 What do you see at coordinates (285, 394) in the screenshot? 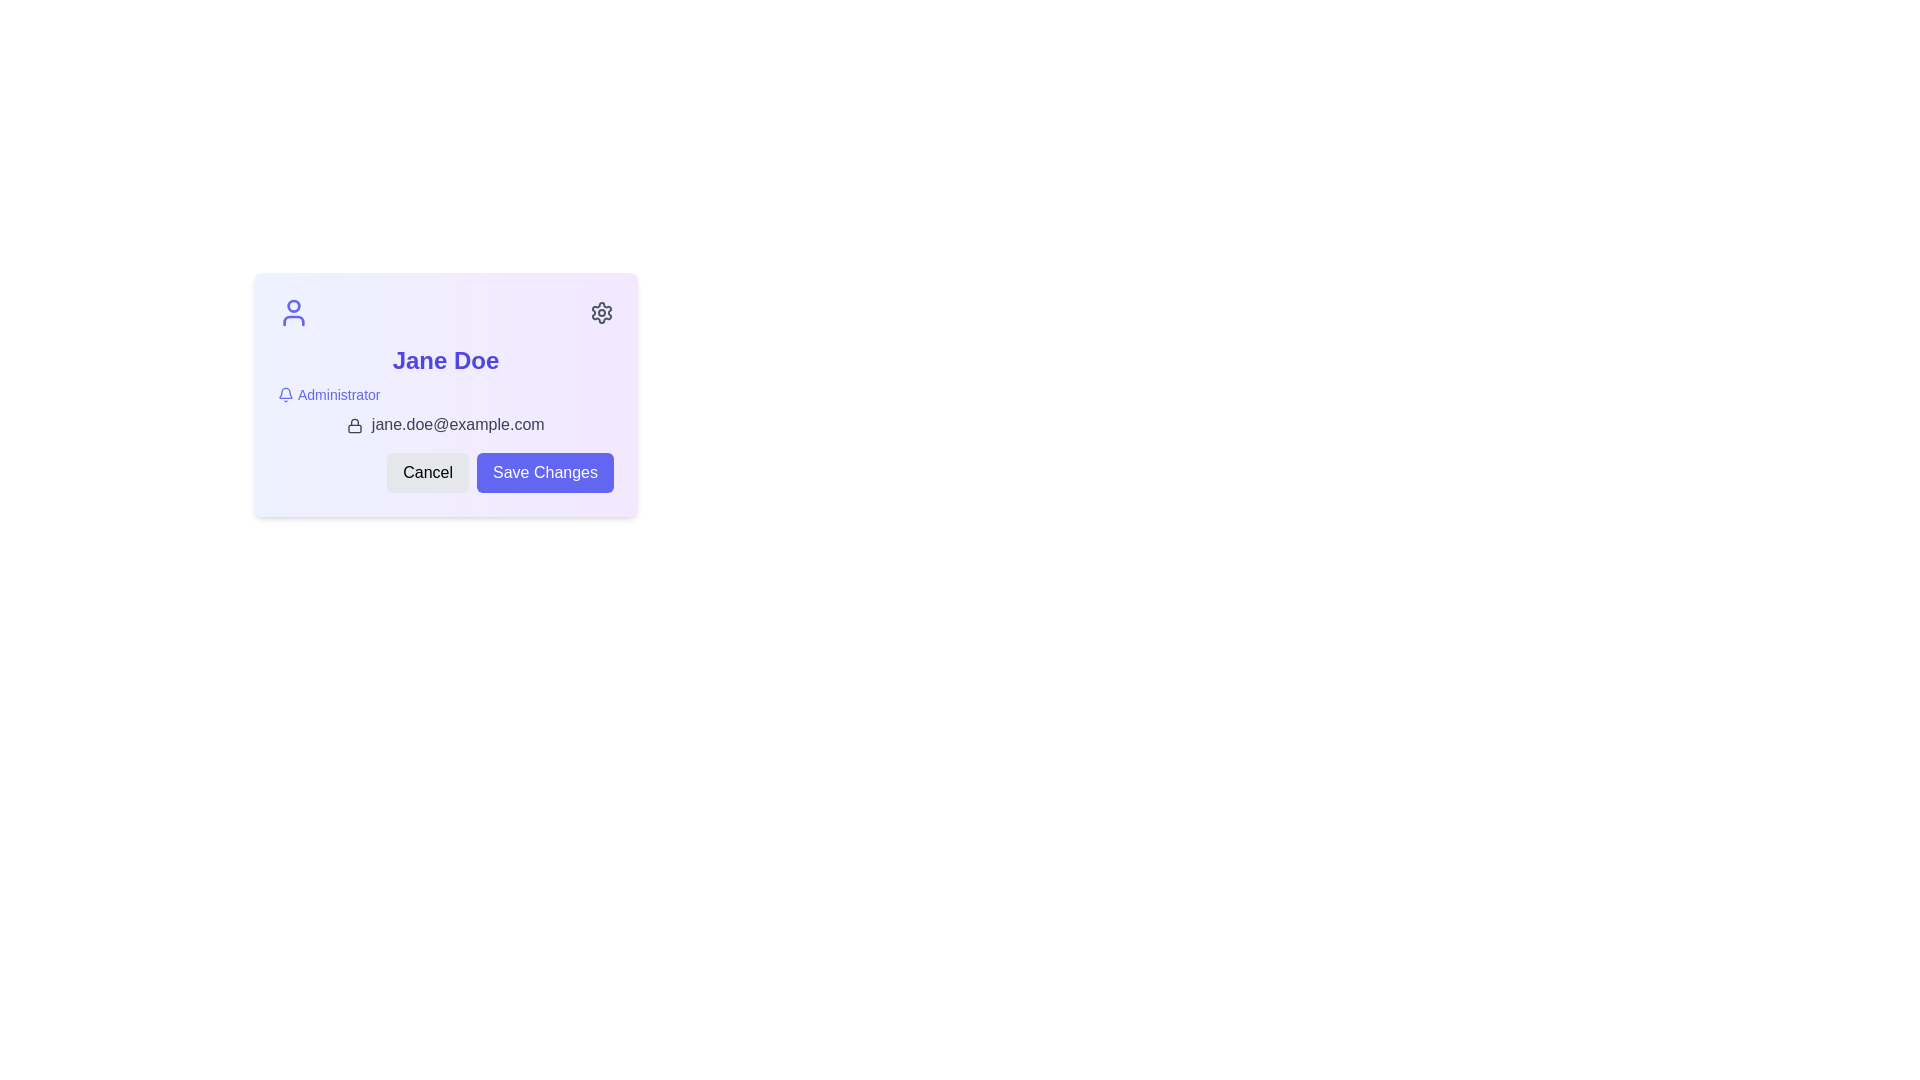
I see `the bell-shaped icon located to the left of the 'Administrator' text in the user profile card` at bounding box center [285, 394].